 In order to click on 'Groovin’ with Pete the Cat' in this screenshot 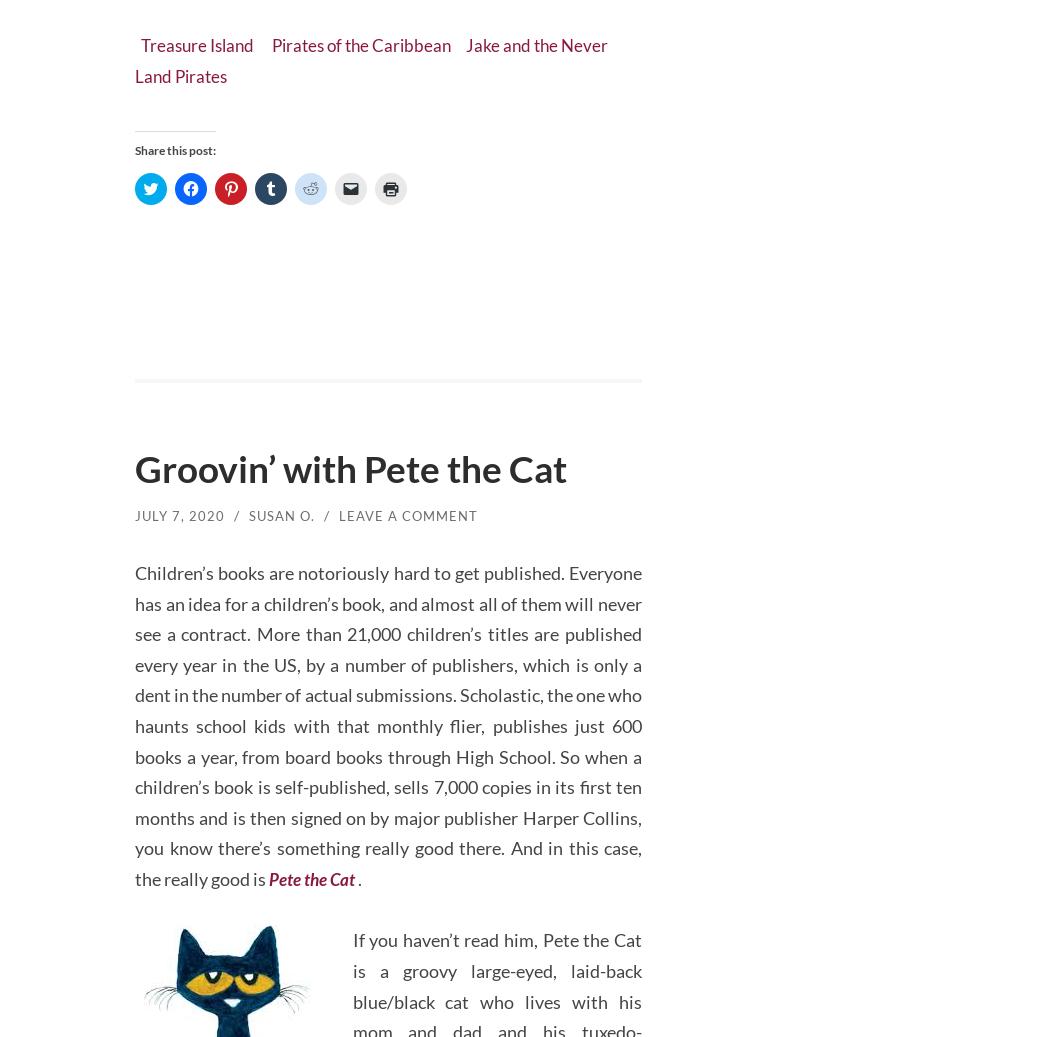, I will do `click(367, 456)`.